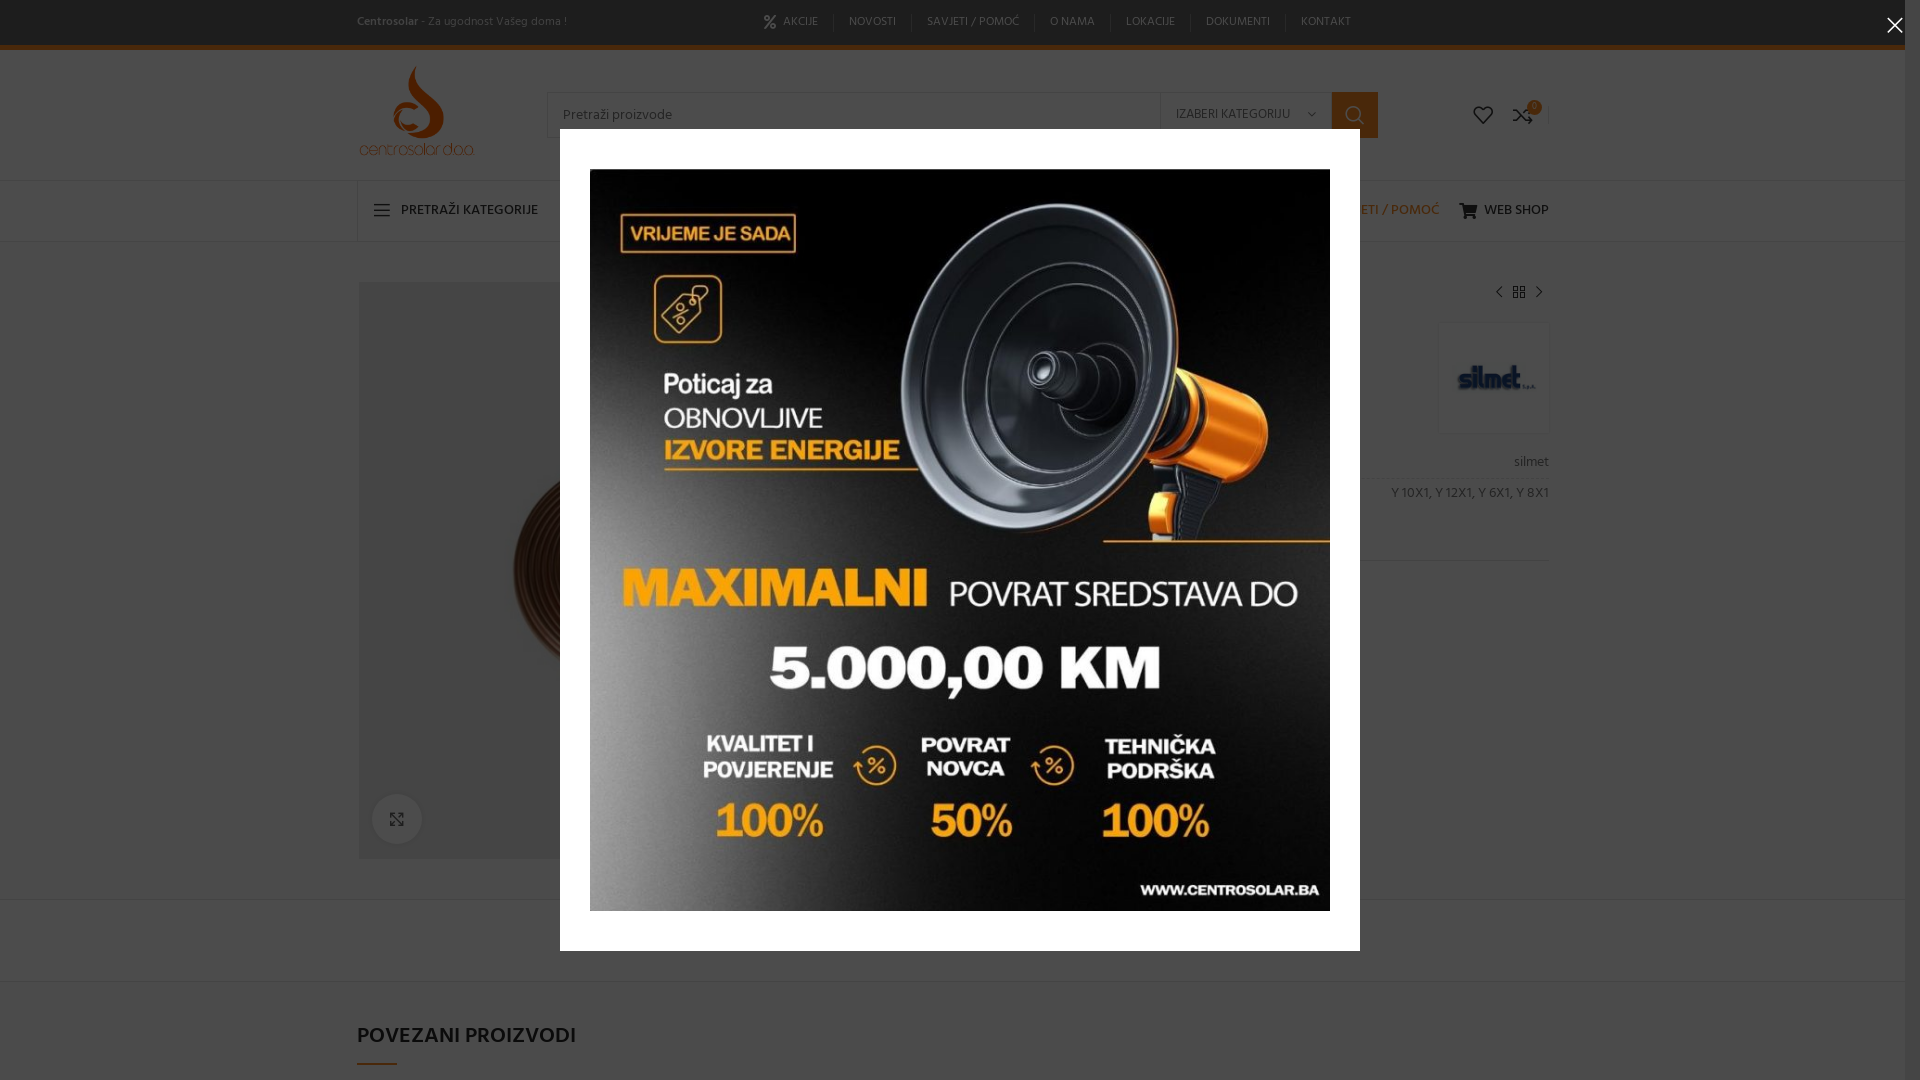  What do you see at coordinates (790, 22) in the screenshot?
I see `'AKCIJE'` at bounding box center [790, 22].